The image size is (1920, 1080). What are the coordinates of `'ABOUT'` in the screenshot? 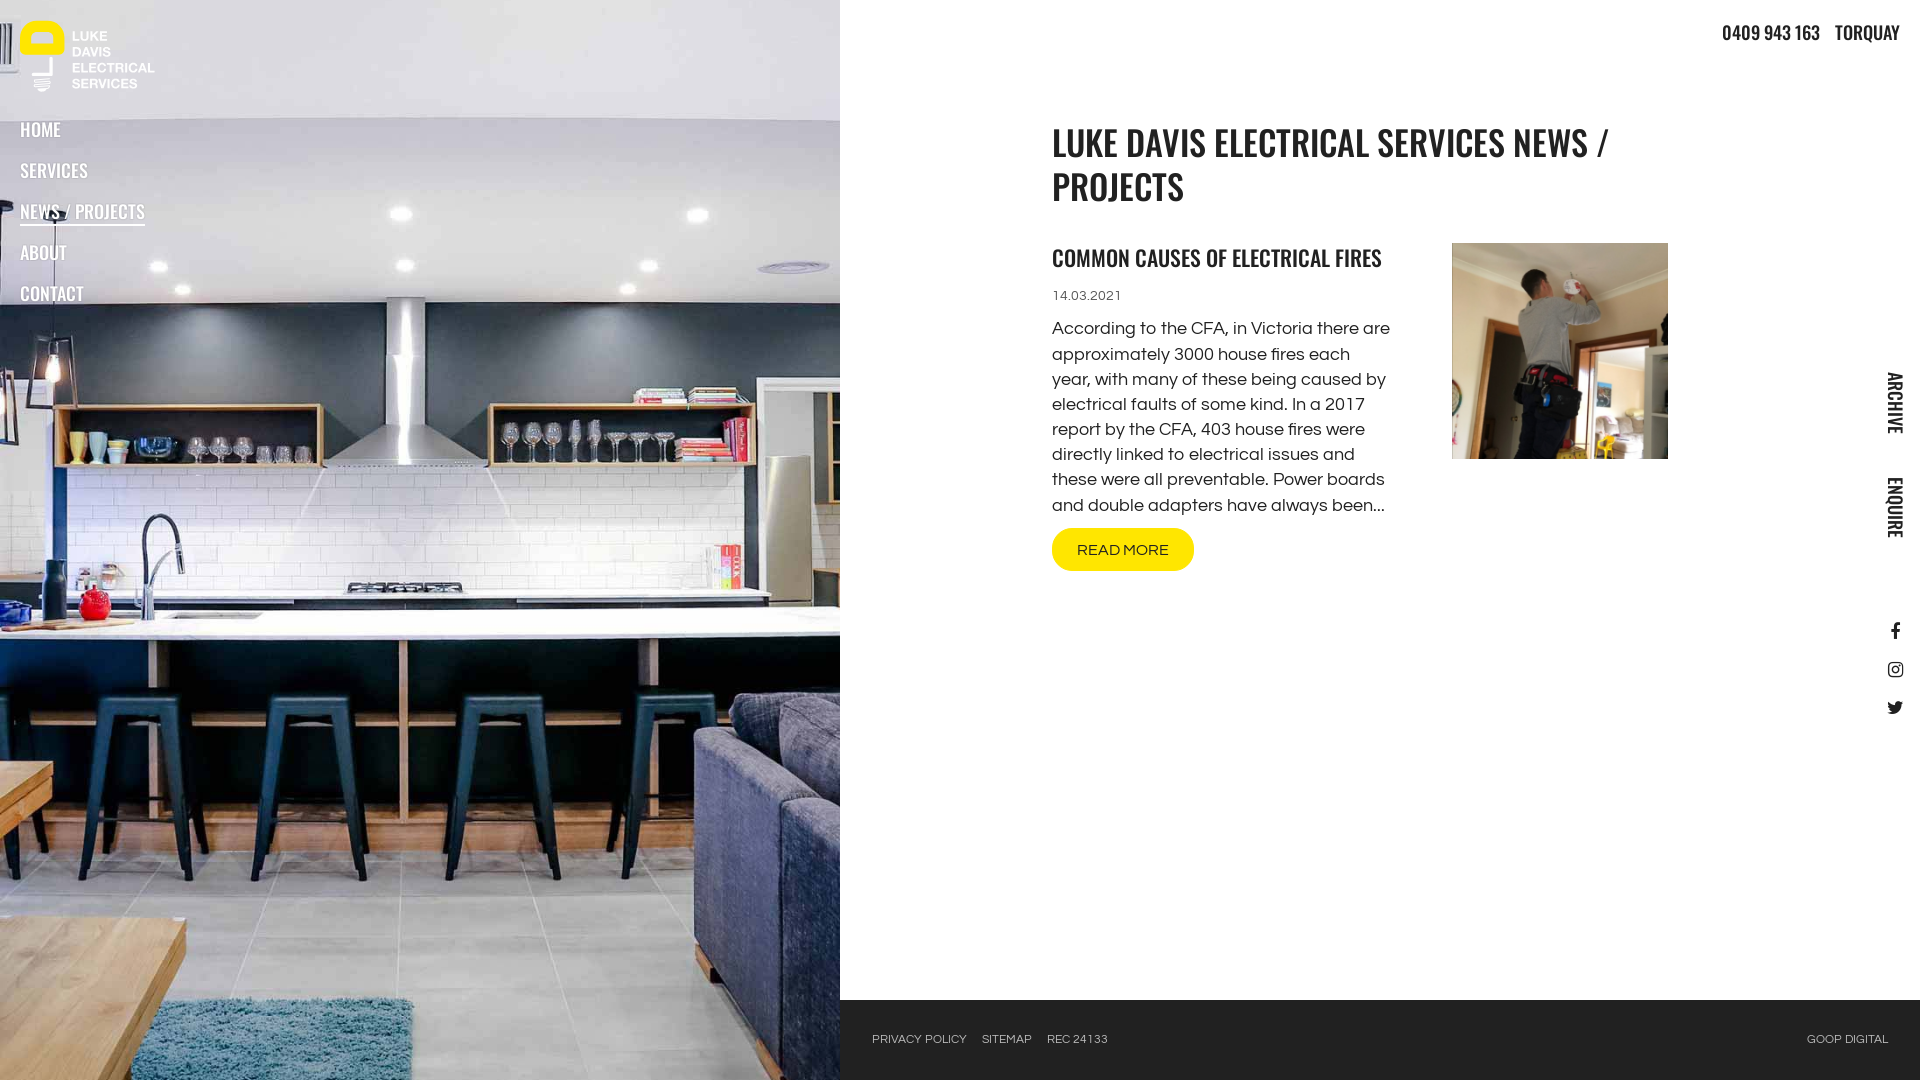 It's located at (43, 252).